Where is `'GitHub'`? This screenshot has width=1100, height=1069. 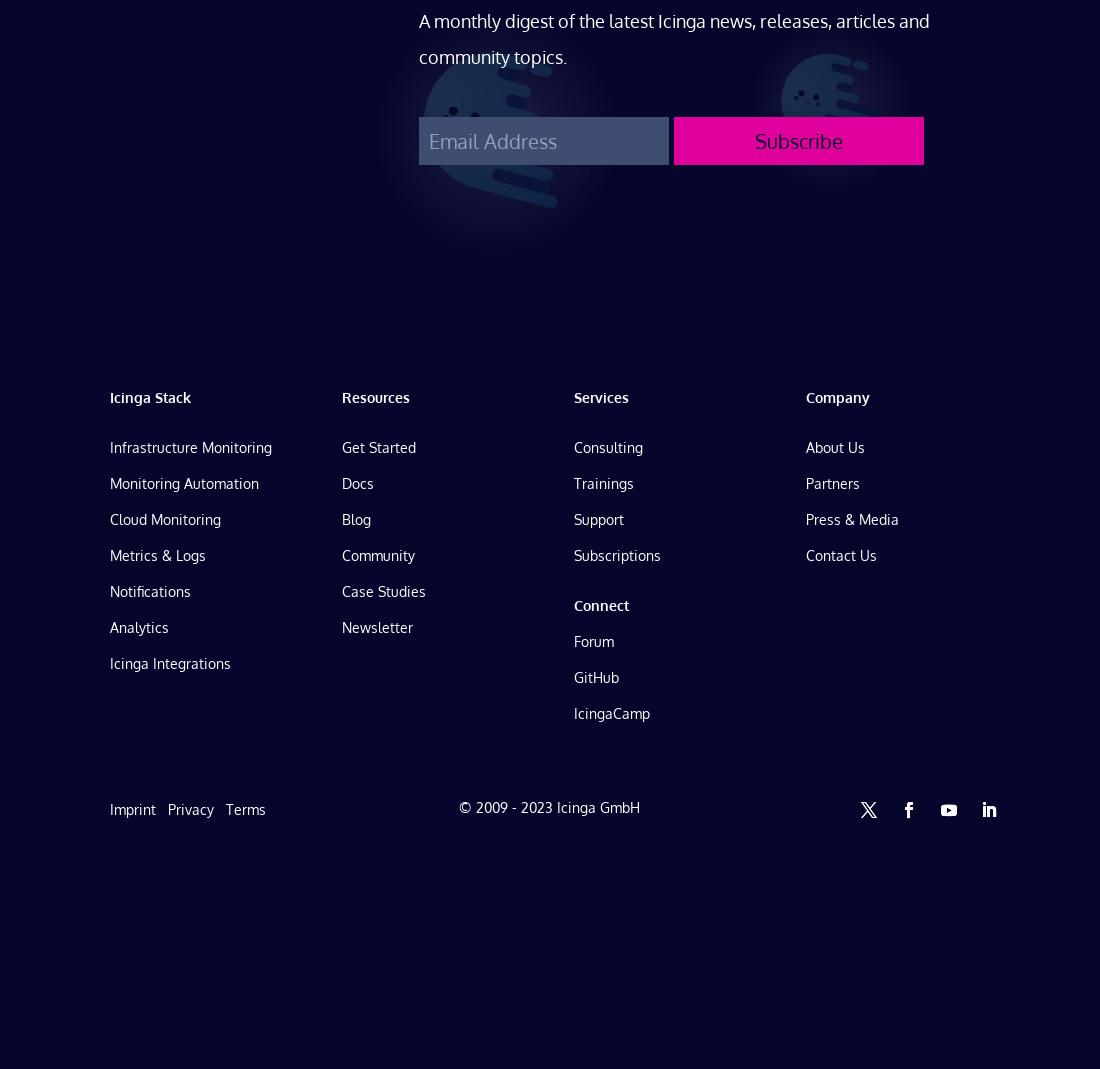
'GitHub' is located at coordinates (595, 675).